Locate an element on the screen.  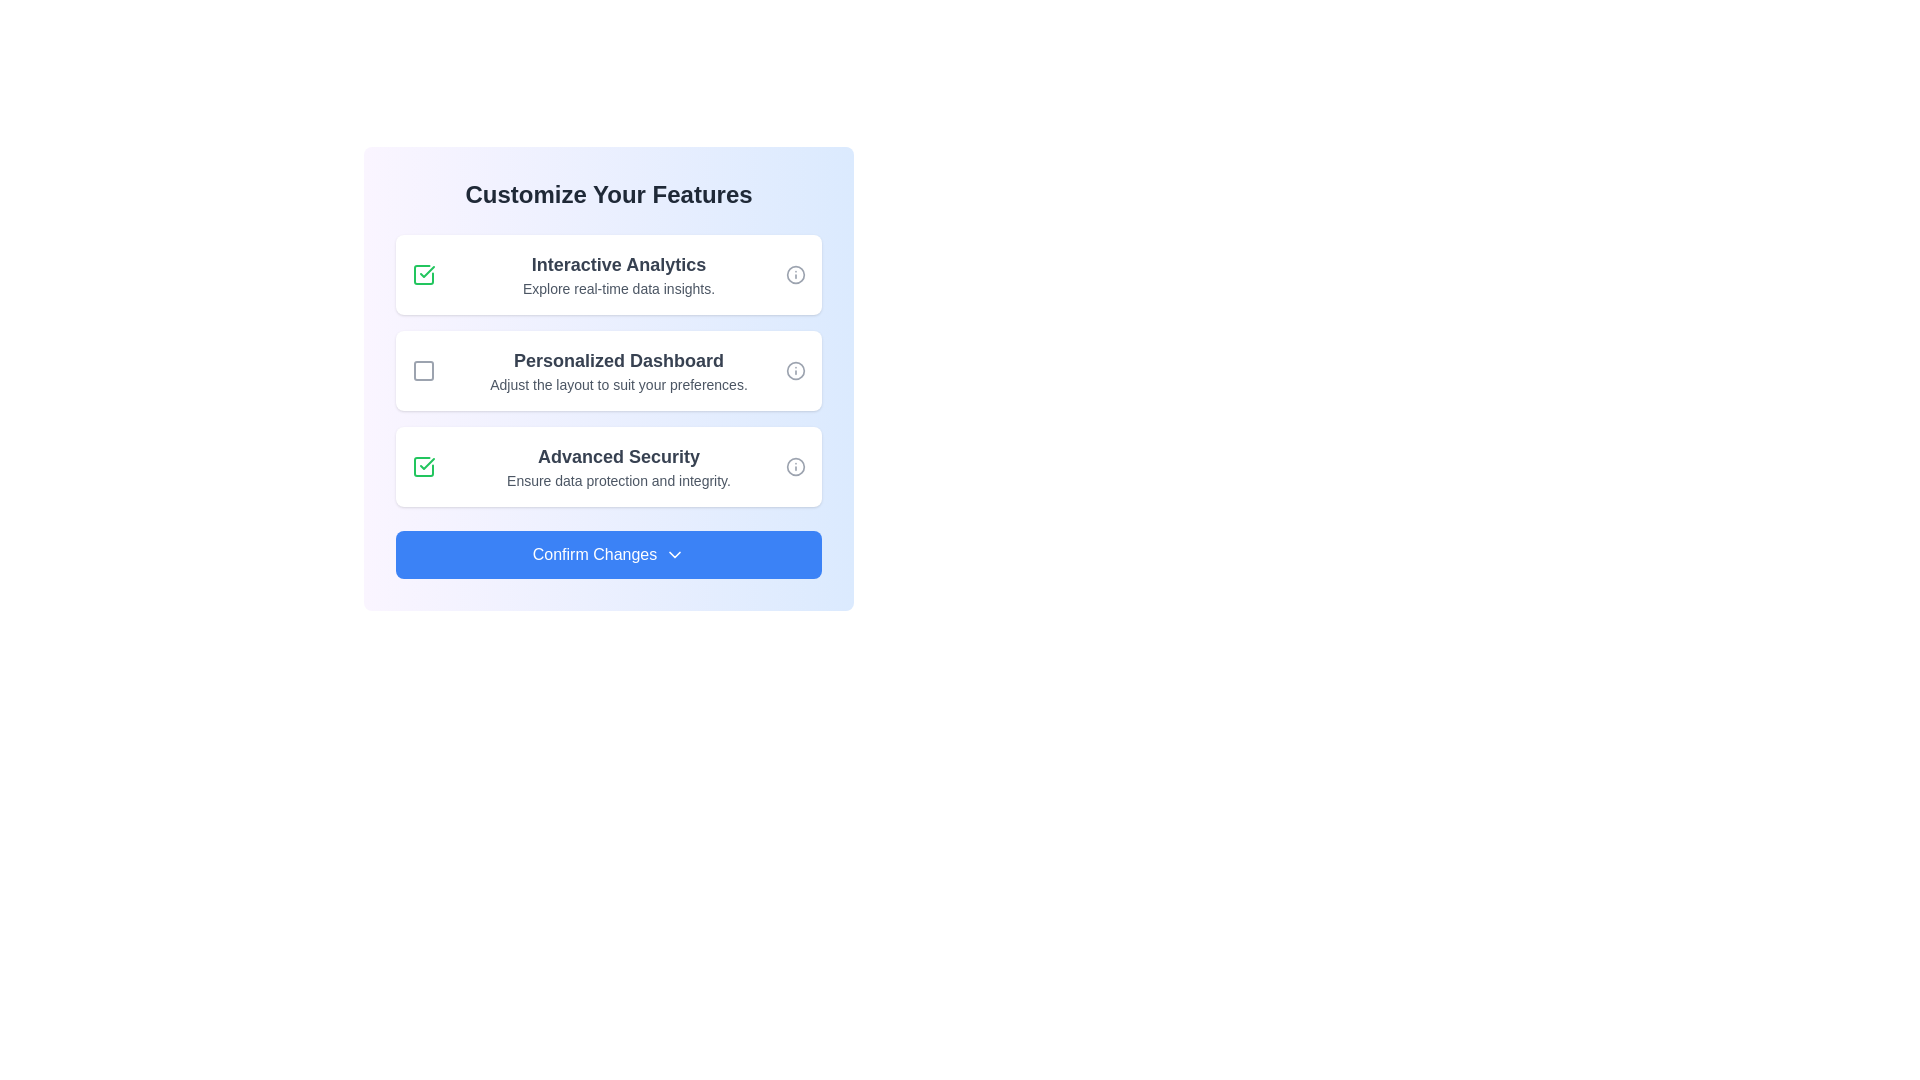
the text label displaying 'Ensure data protection and integrity.' which is located beneath the title 'Advanced Security' is located at coordinates (618, 481).